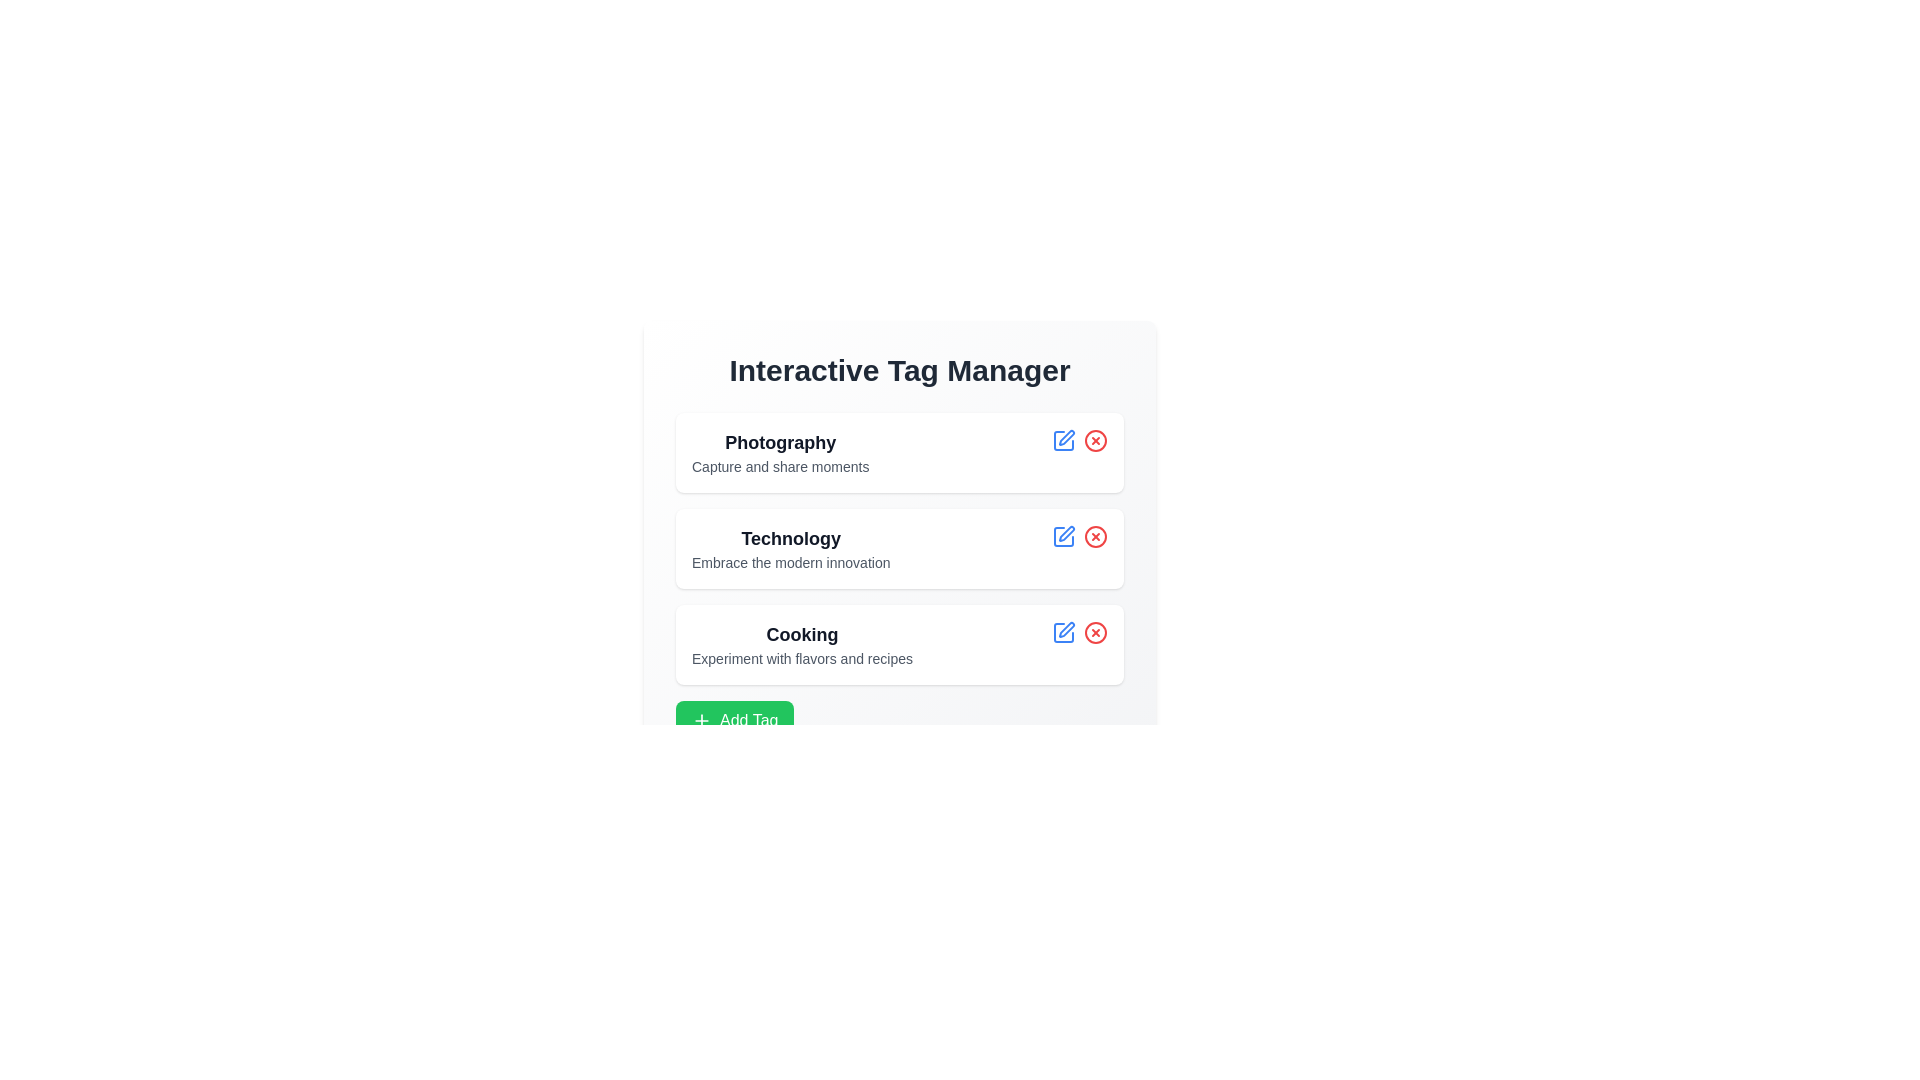 The height and width of the screenshot is (1080, 1920). I want to click on keyboard navigation, so click(734, 721).